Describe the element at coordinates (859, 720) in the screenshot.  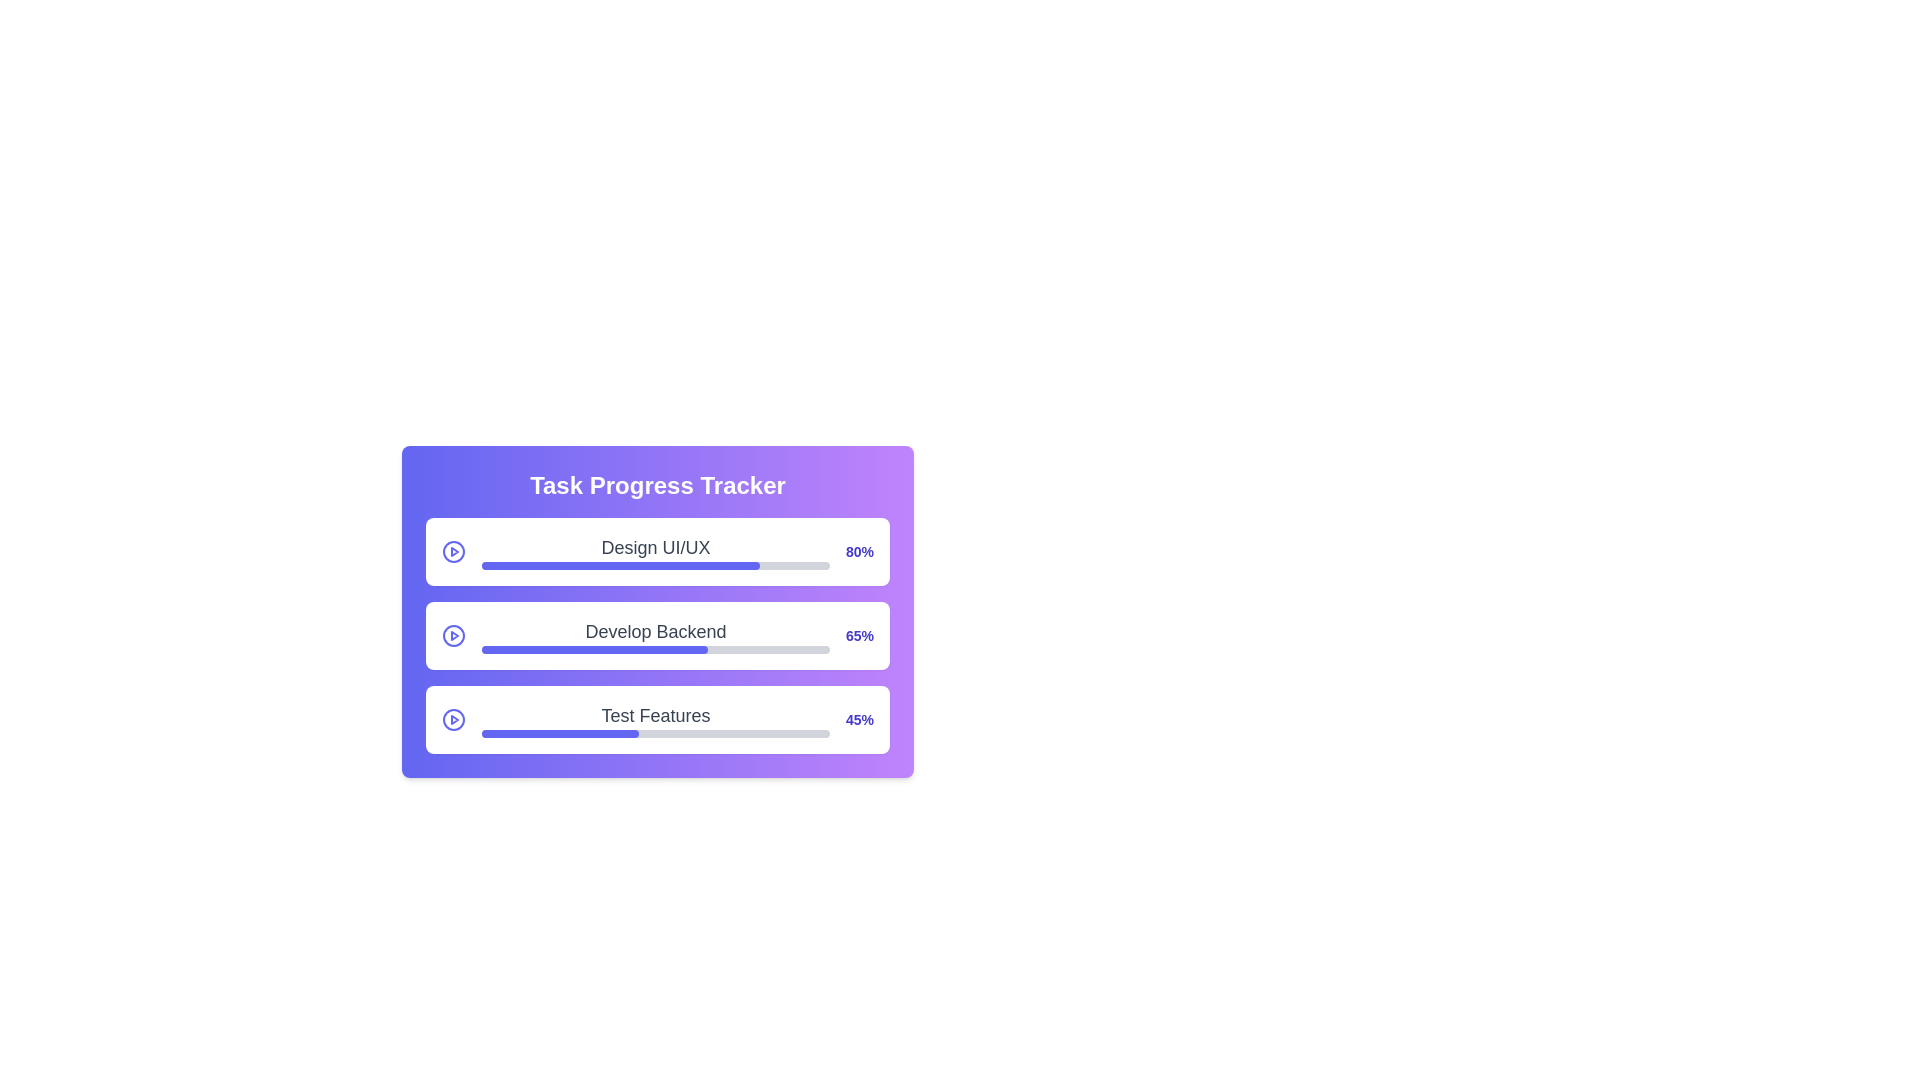
I see `the text label displaying '45%' in bold indigo font located in the 'Test Features' task row of the vertical task progress tracker` at that location.